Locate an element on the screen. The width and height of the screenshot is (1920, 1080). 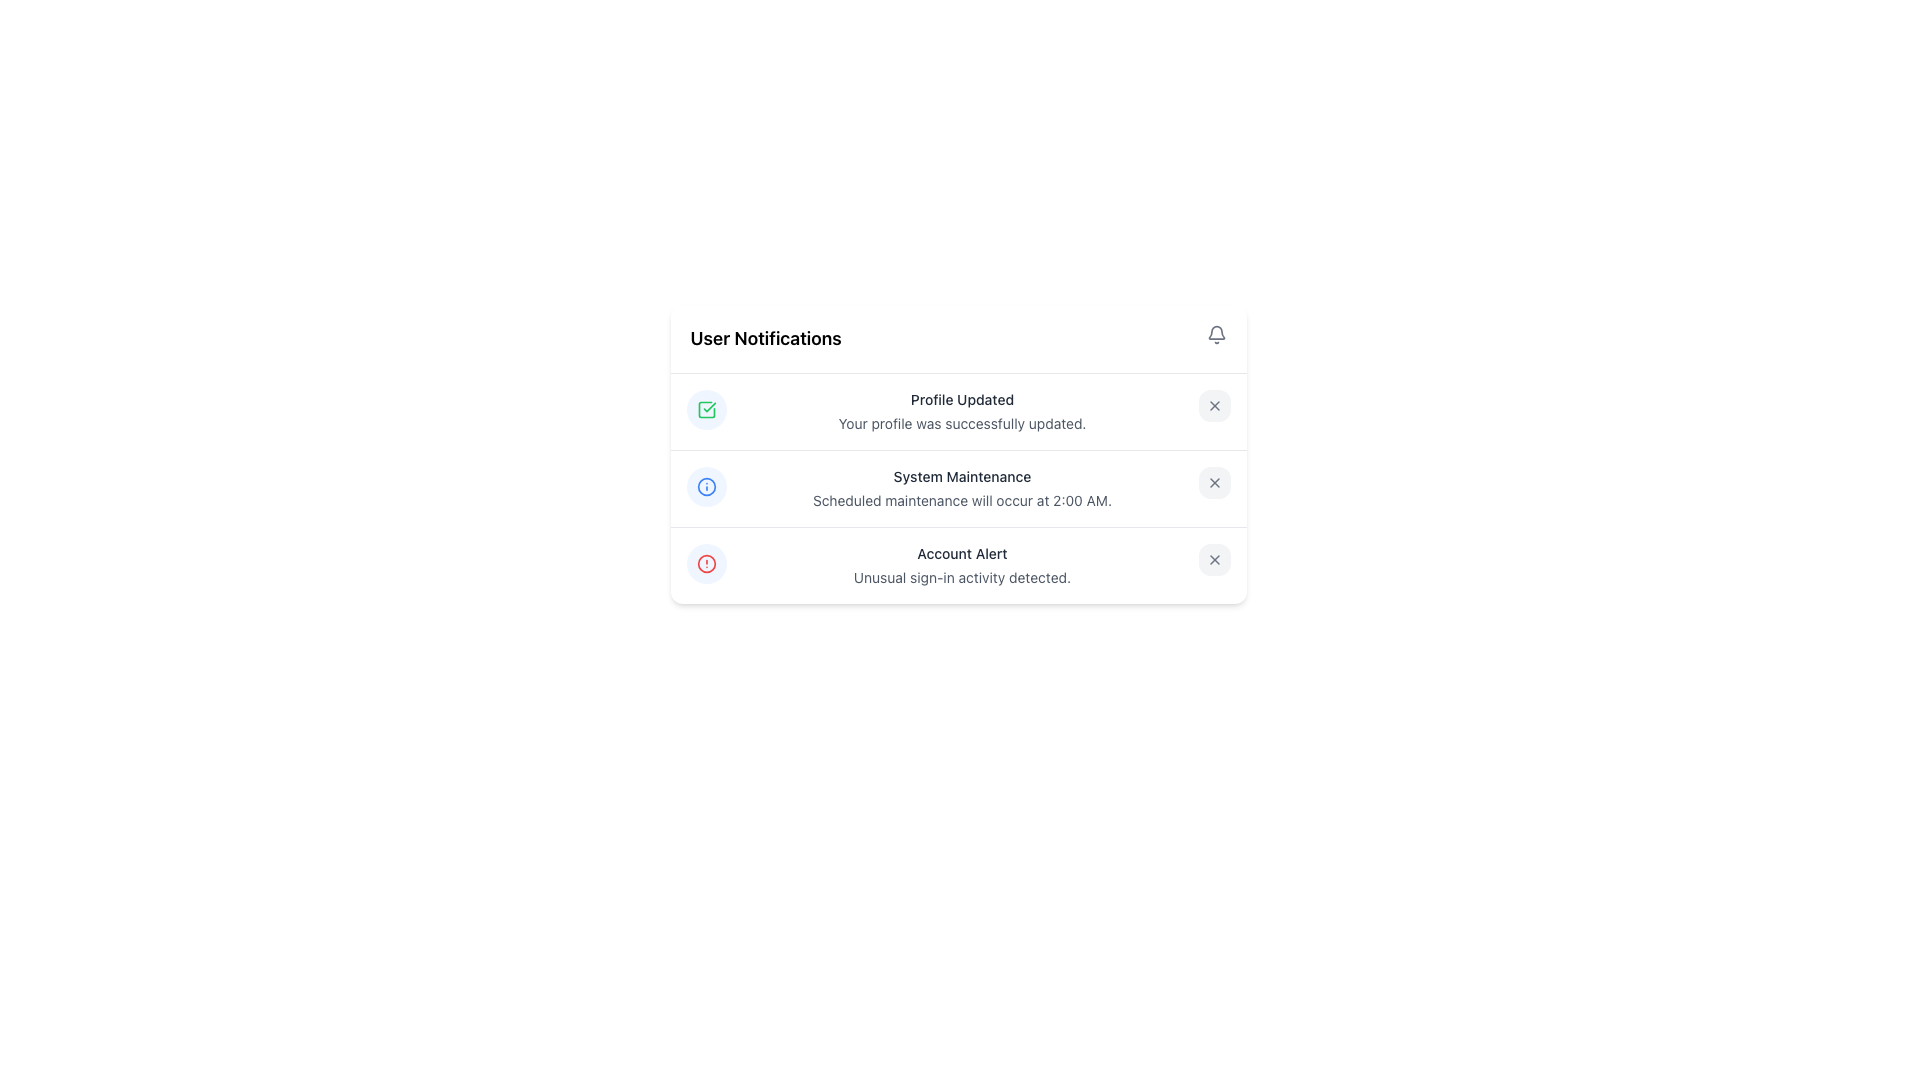
'User Notifications' text label to understand the context of the notifications section in the interface is located at coordinates (765, 338).